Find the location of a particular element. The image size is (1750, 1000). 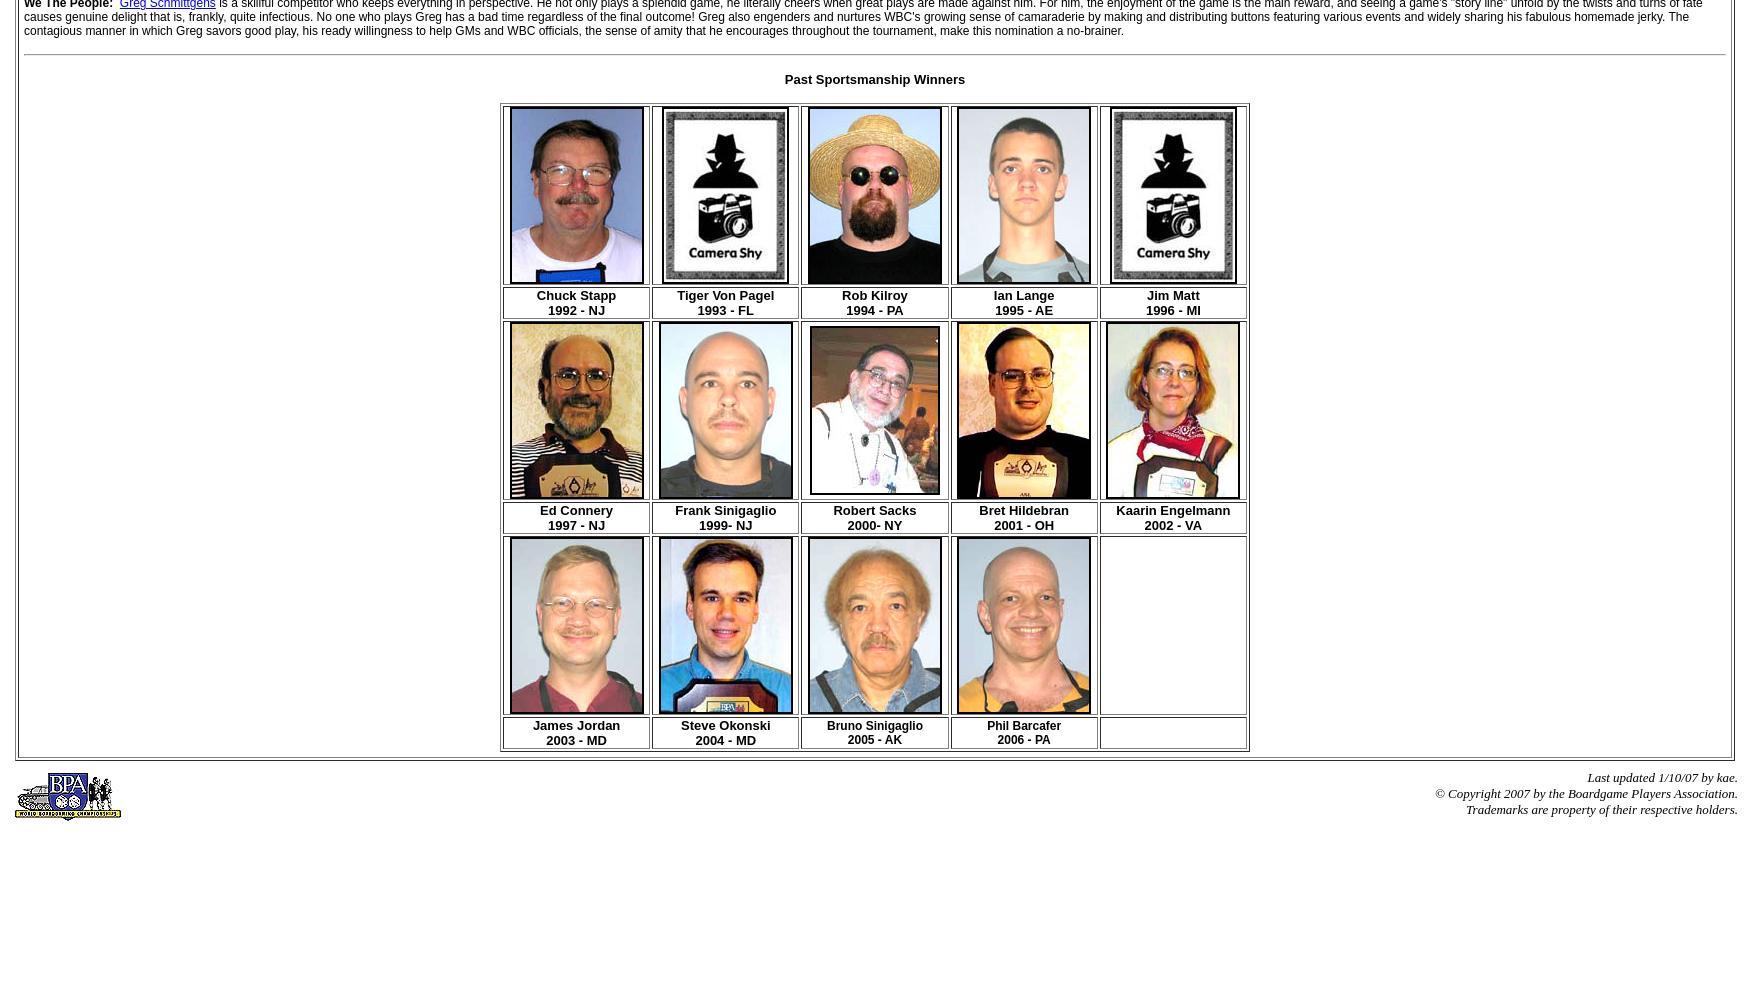

'2006 - PA' is located at coordinates (1022, 739).